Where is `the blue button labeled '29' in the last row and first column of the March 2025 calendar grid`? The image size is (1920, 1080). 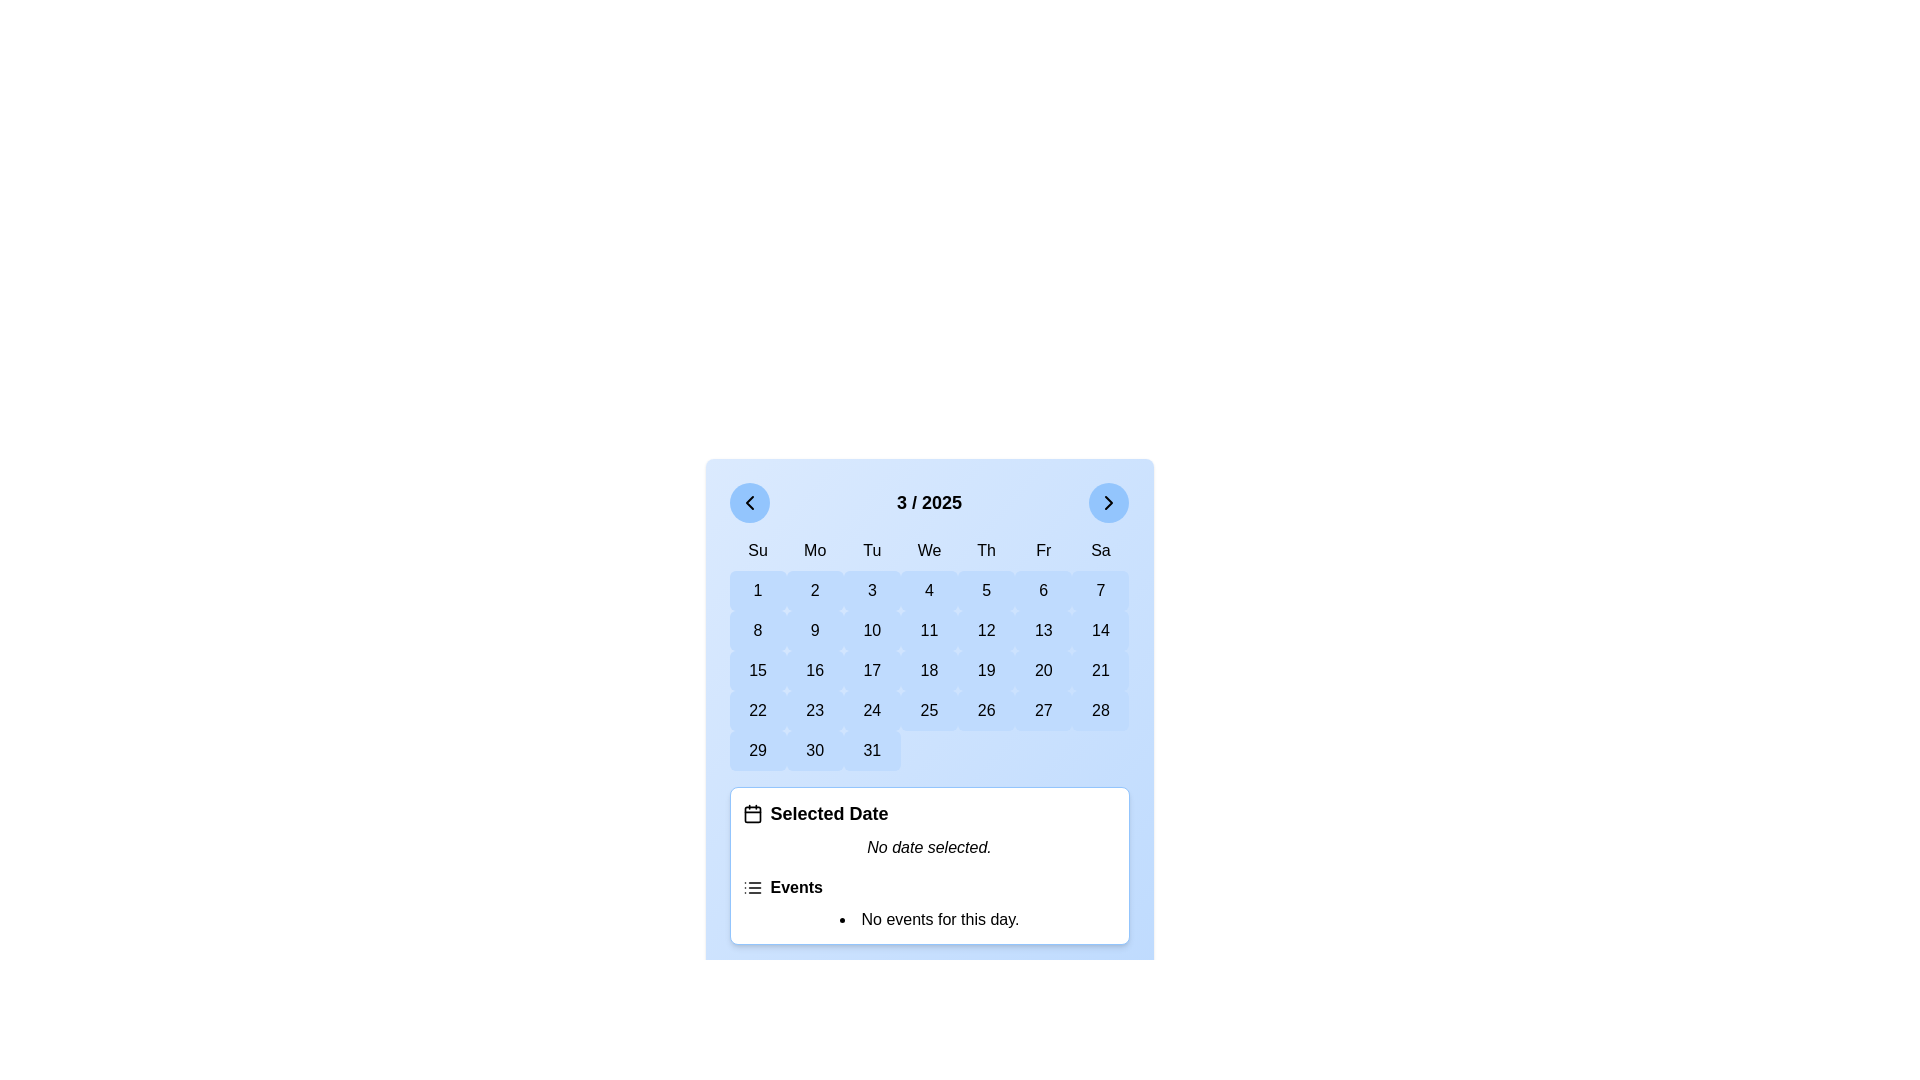 the blue button labeled '29' in the last row and first column of the March 2025 calendar grid is located at coordinates (757, 751).